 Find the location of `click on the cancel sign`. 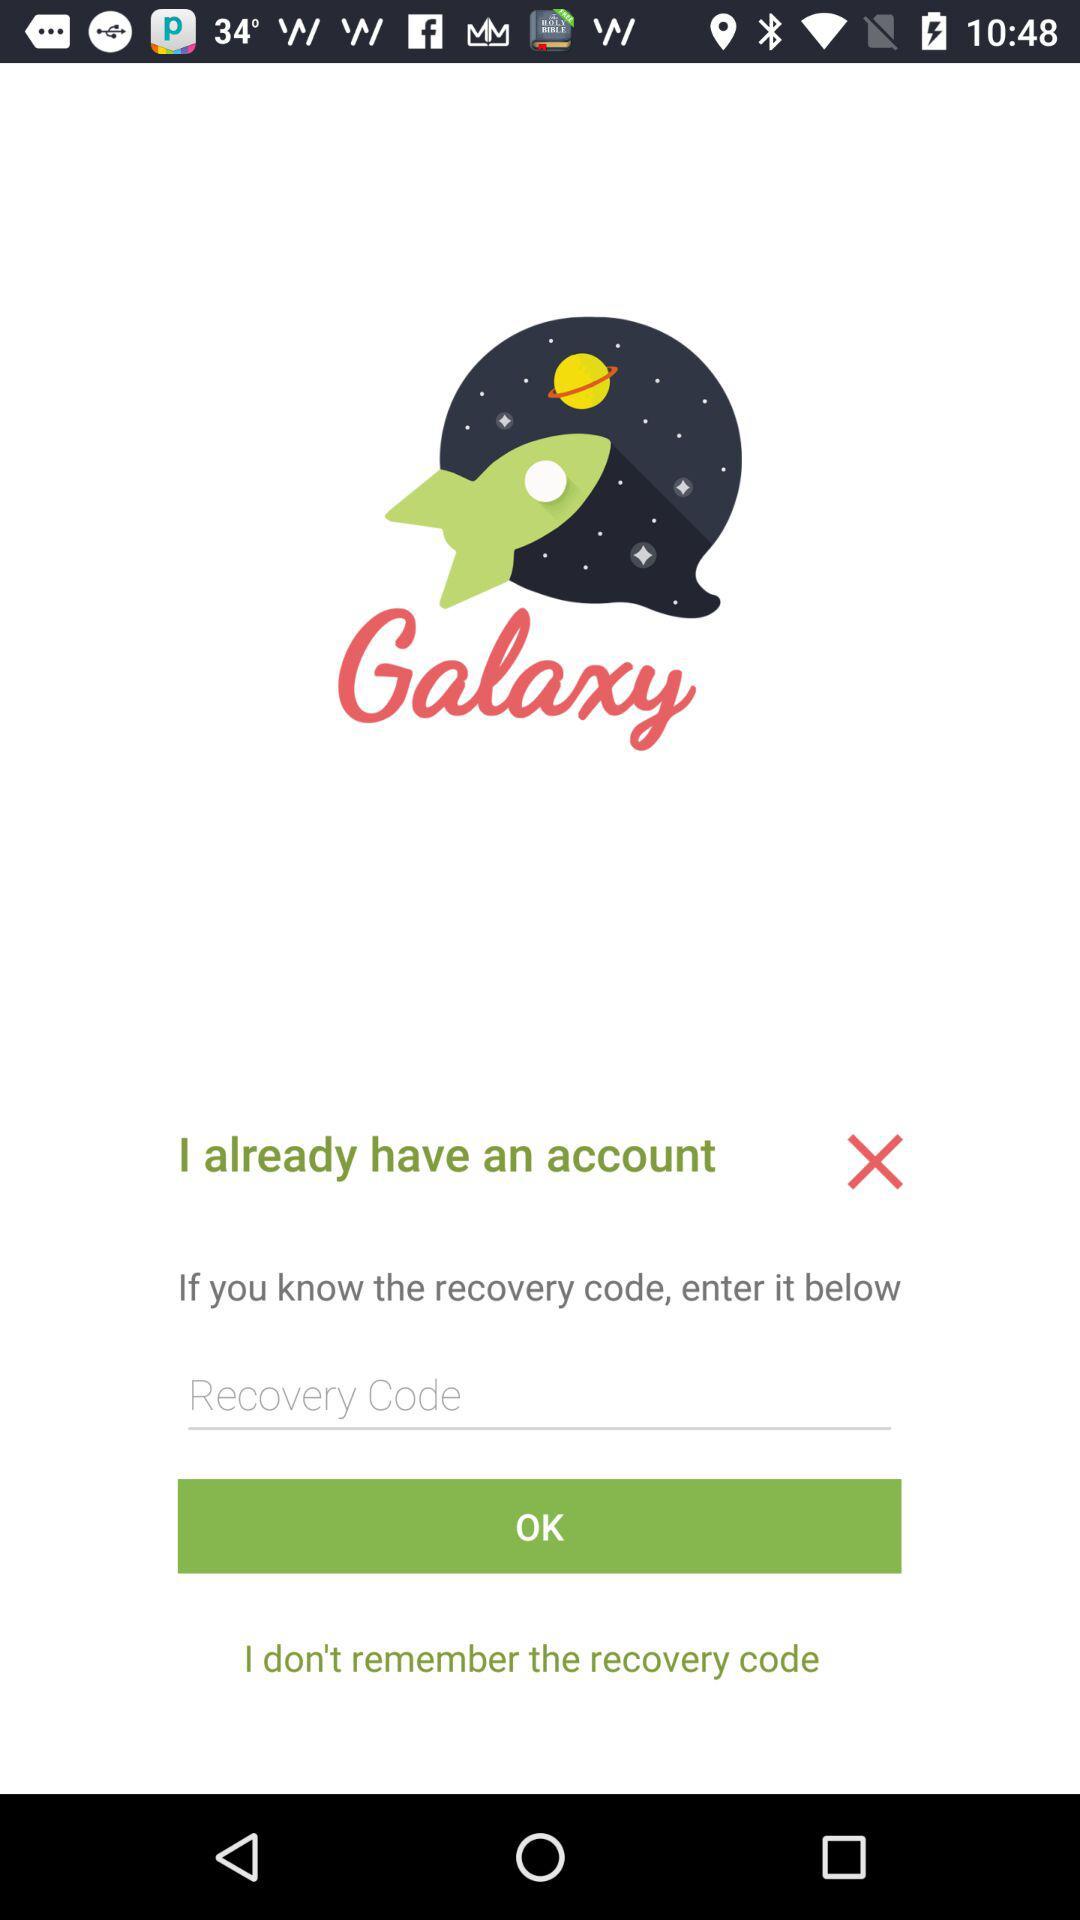

click on the cancel sign is located at coordinates (874, 1161).